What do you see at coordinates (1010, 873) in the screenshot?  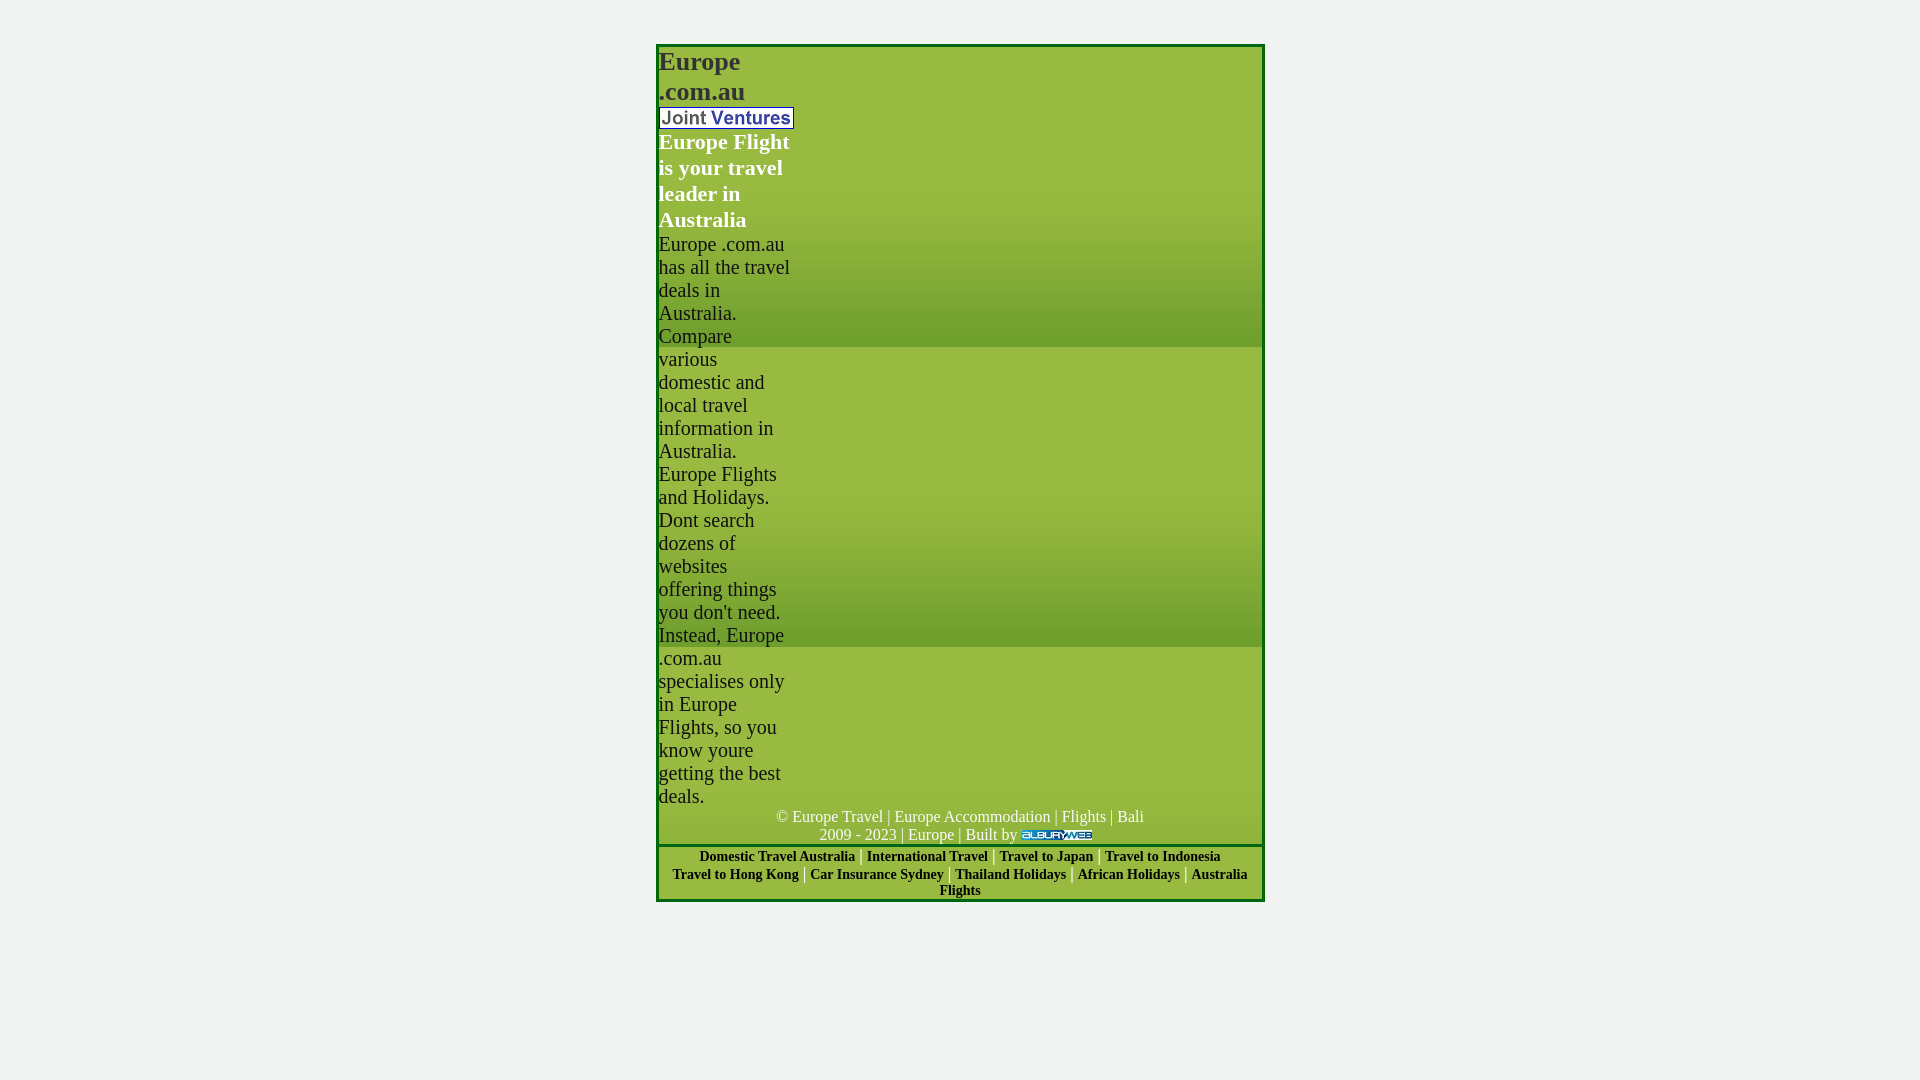 I see `'Thailand Holidays'` at bounding box center [1010, 873].